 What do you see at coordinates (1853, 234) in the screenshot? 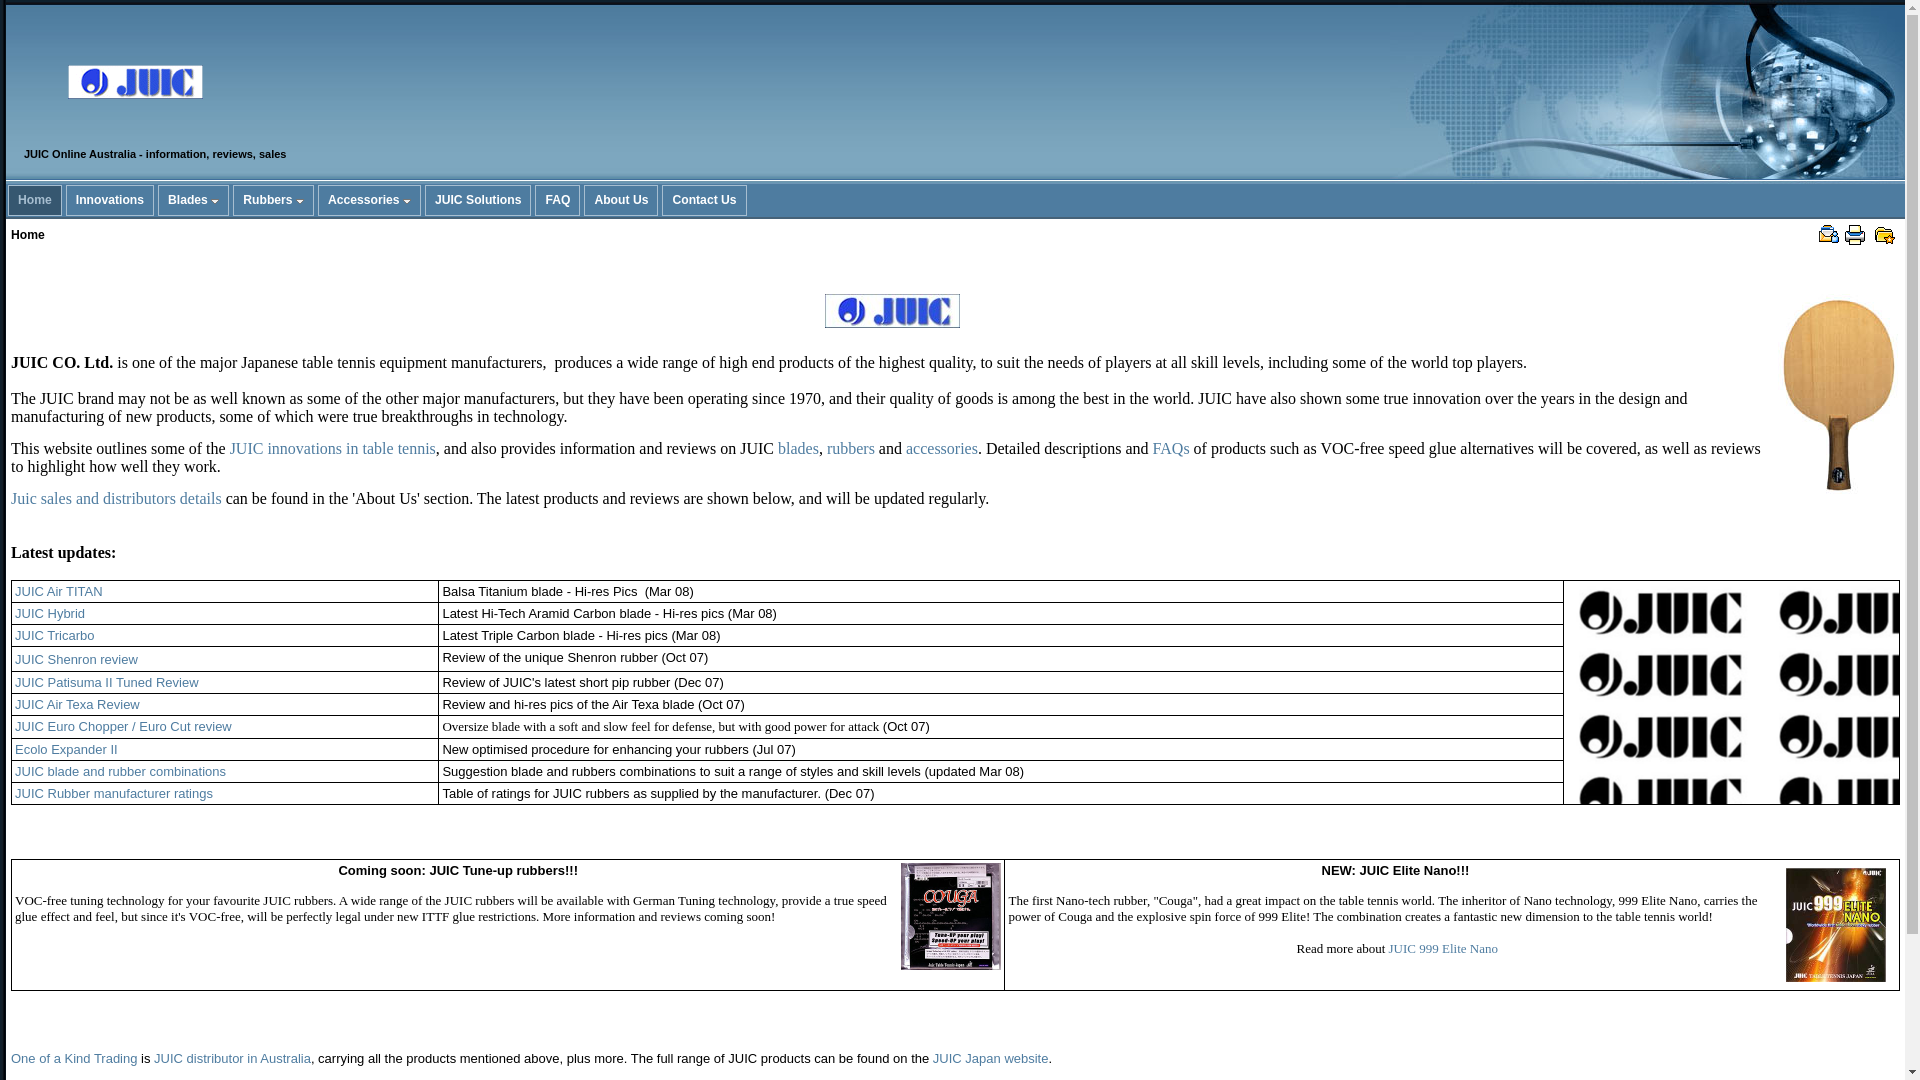
I see `'Print this page'` at bounding box center [1853, 234].